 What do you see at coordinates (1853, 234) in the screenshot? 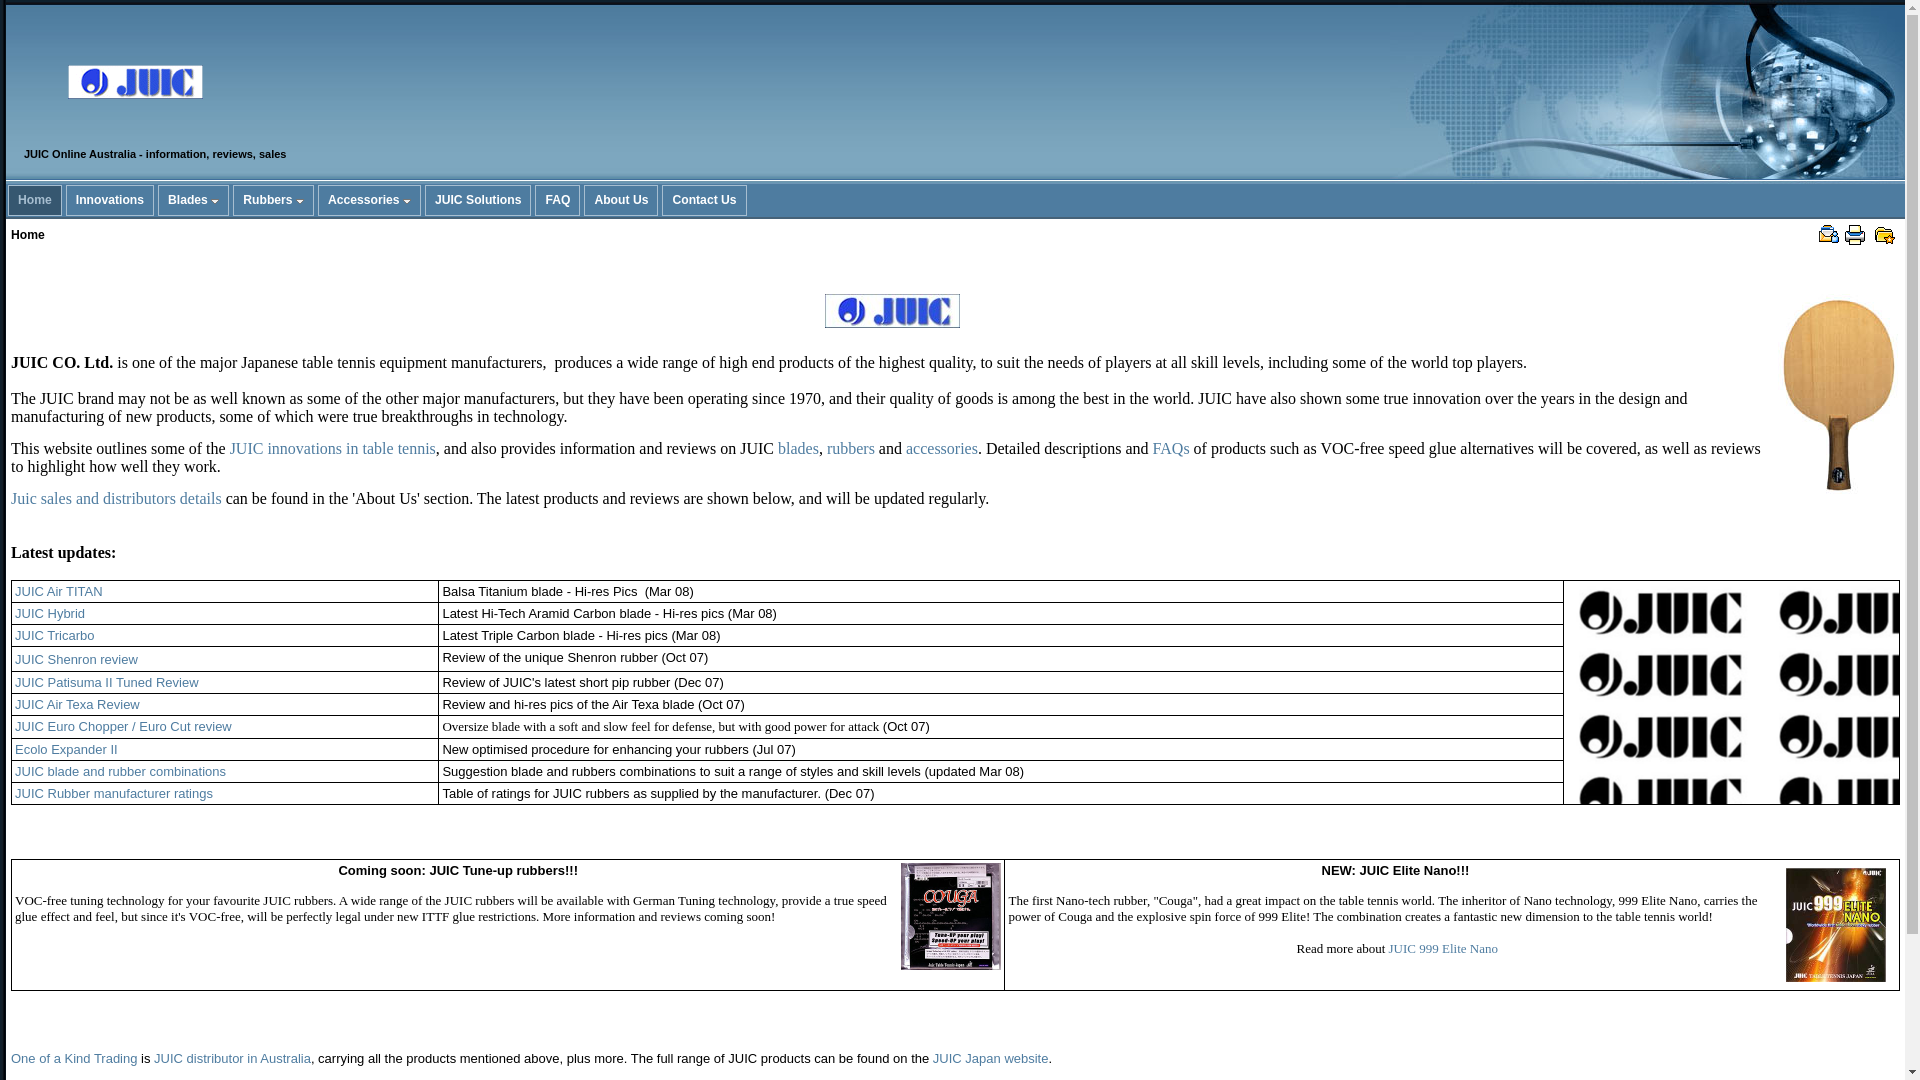
I see `'Print this page'` at bounding box center [1853, 234].